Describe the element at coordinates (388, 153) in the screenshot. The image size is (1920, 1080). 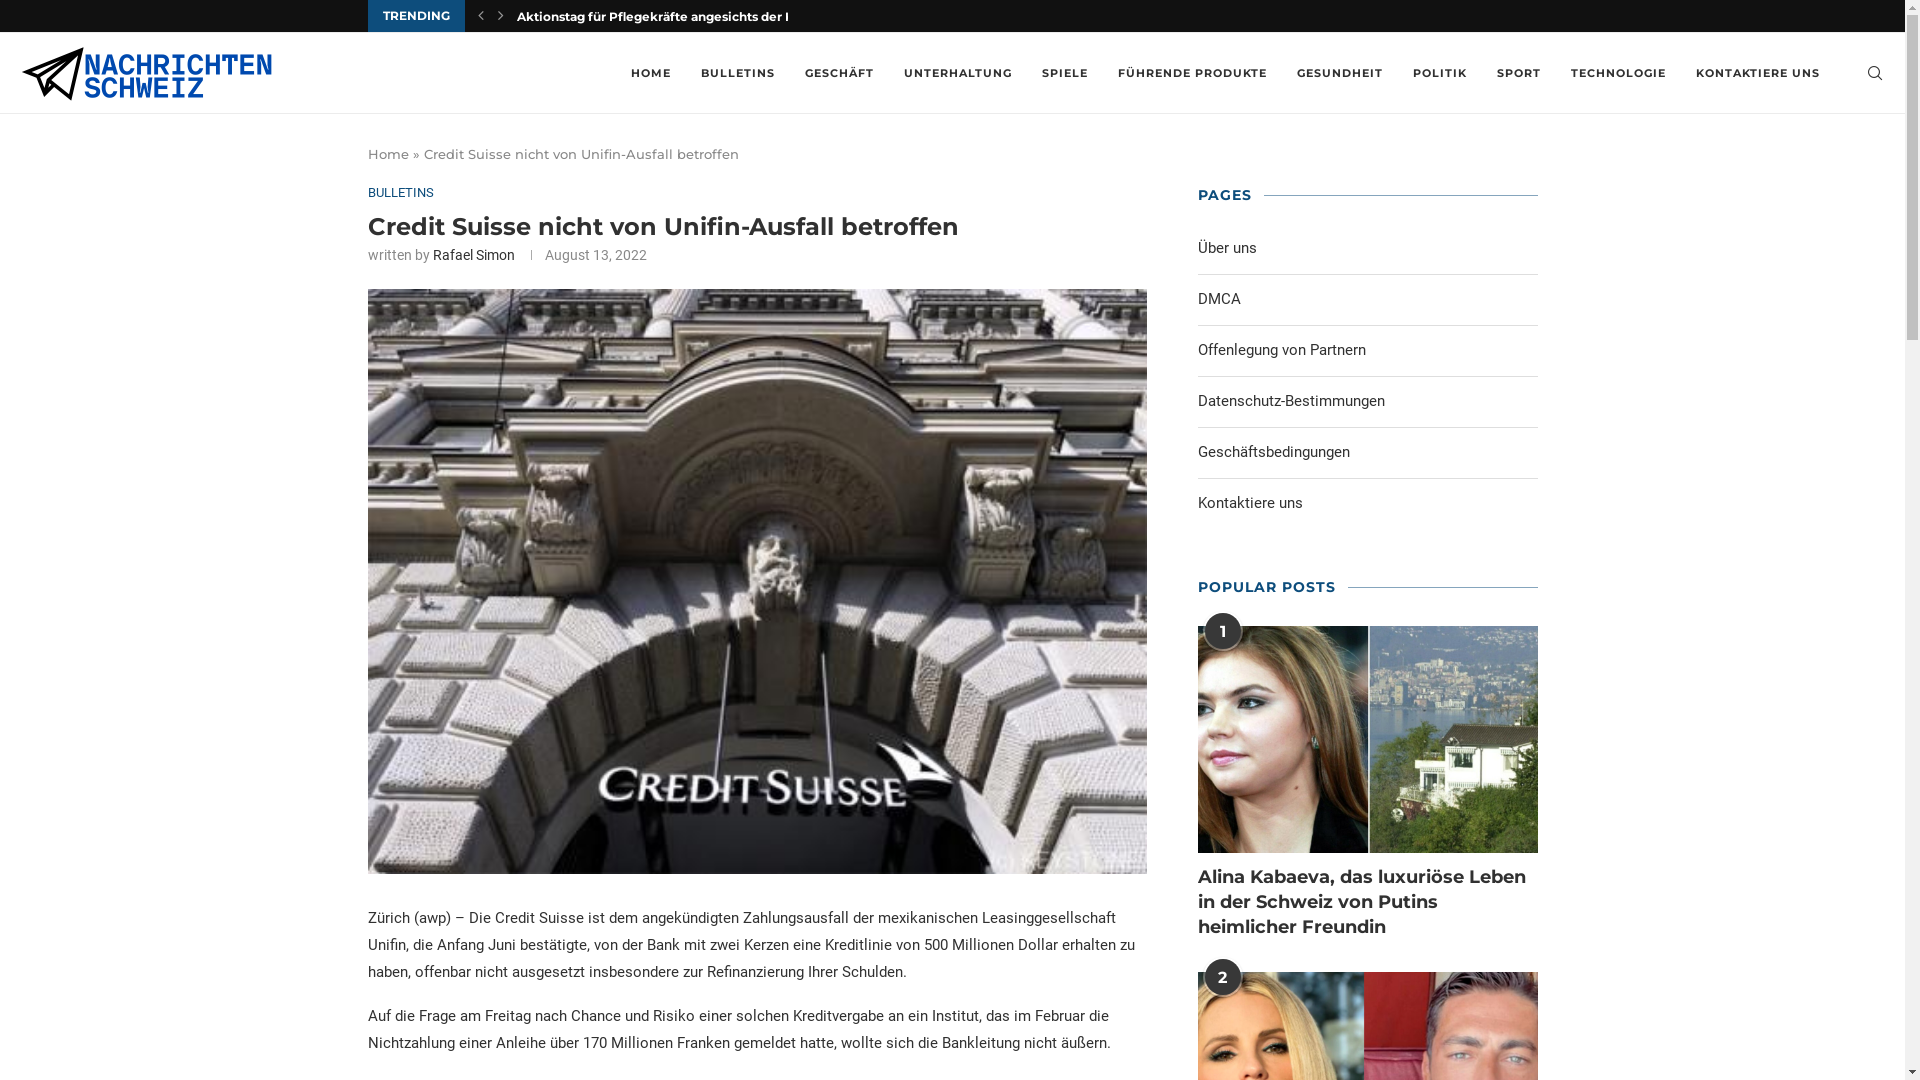
I see `'Home'` at that location.